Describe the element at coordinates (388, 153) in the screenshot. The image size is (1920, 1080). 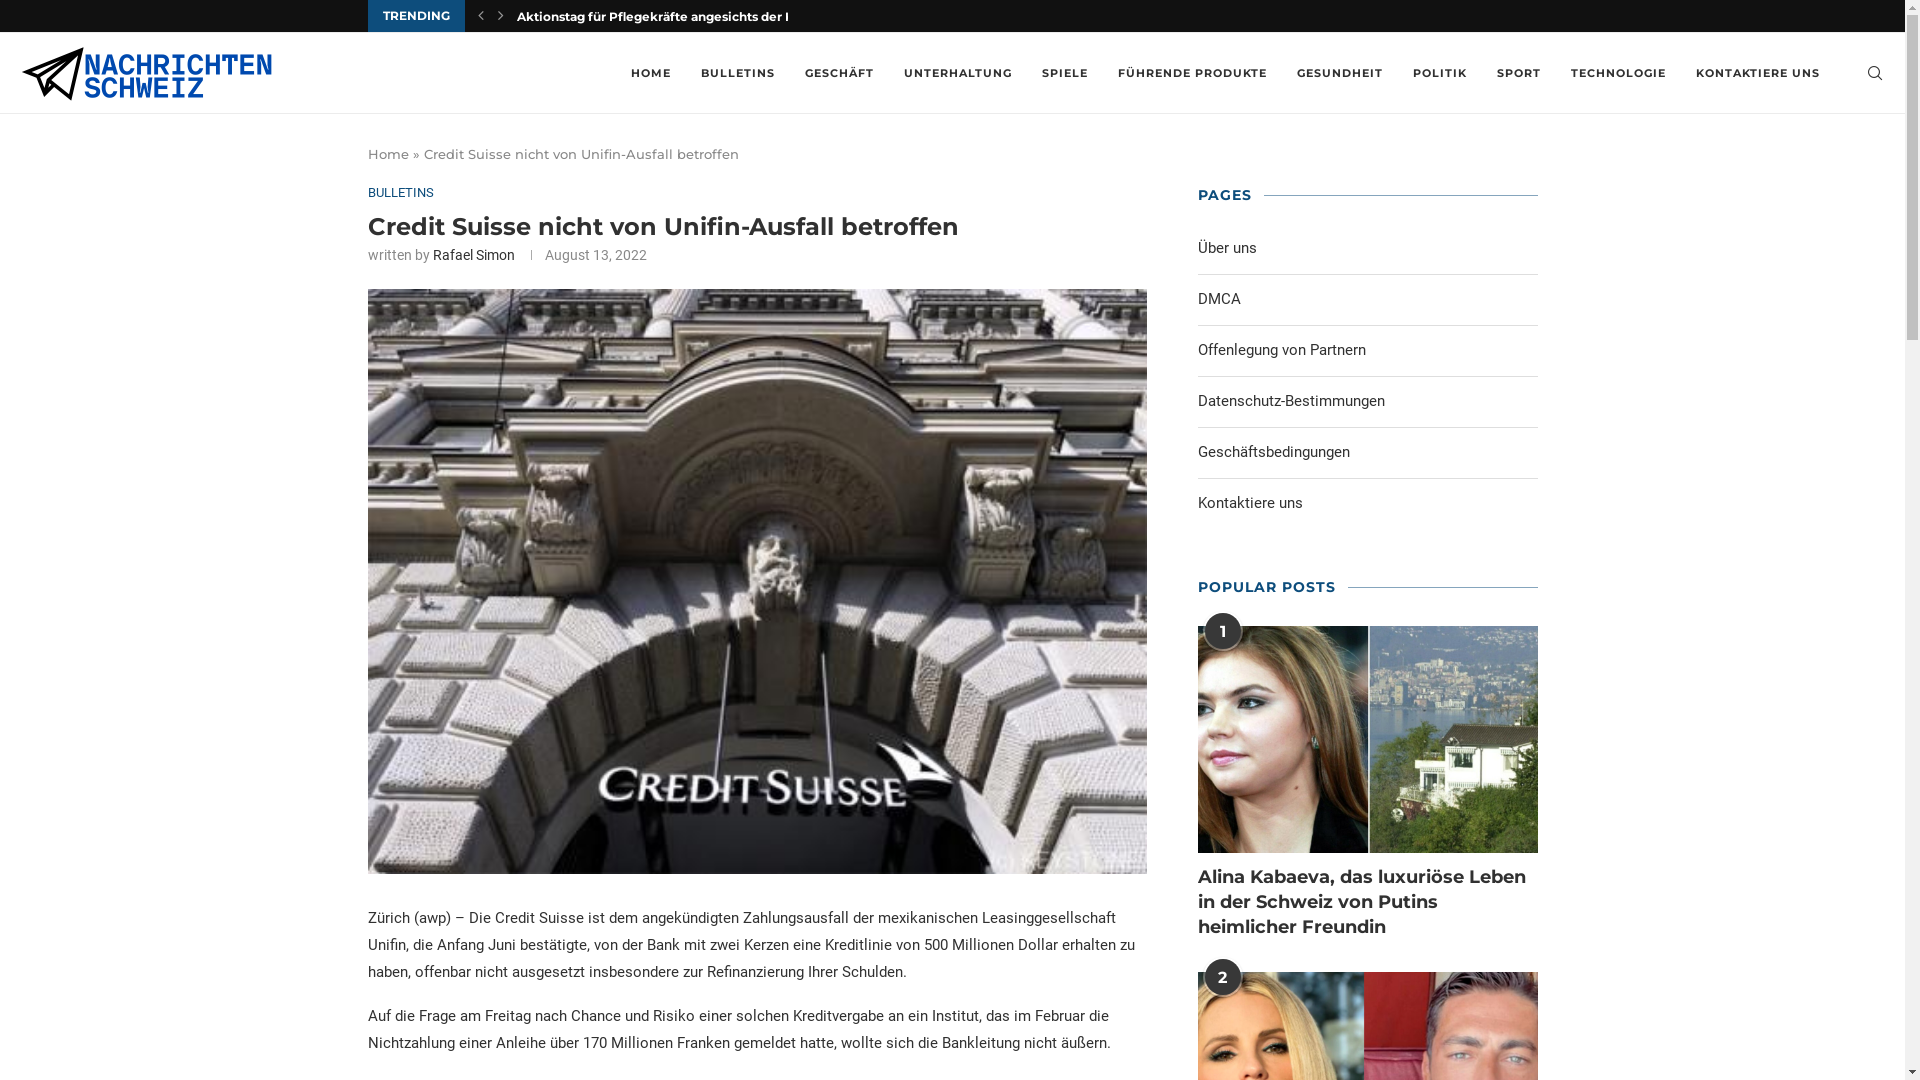
I see `'Home'` at that location.